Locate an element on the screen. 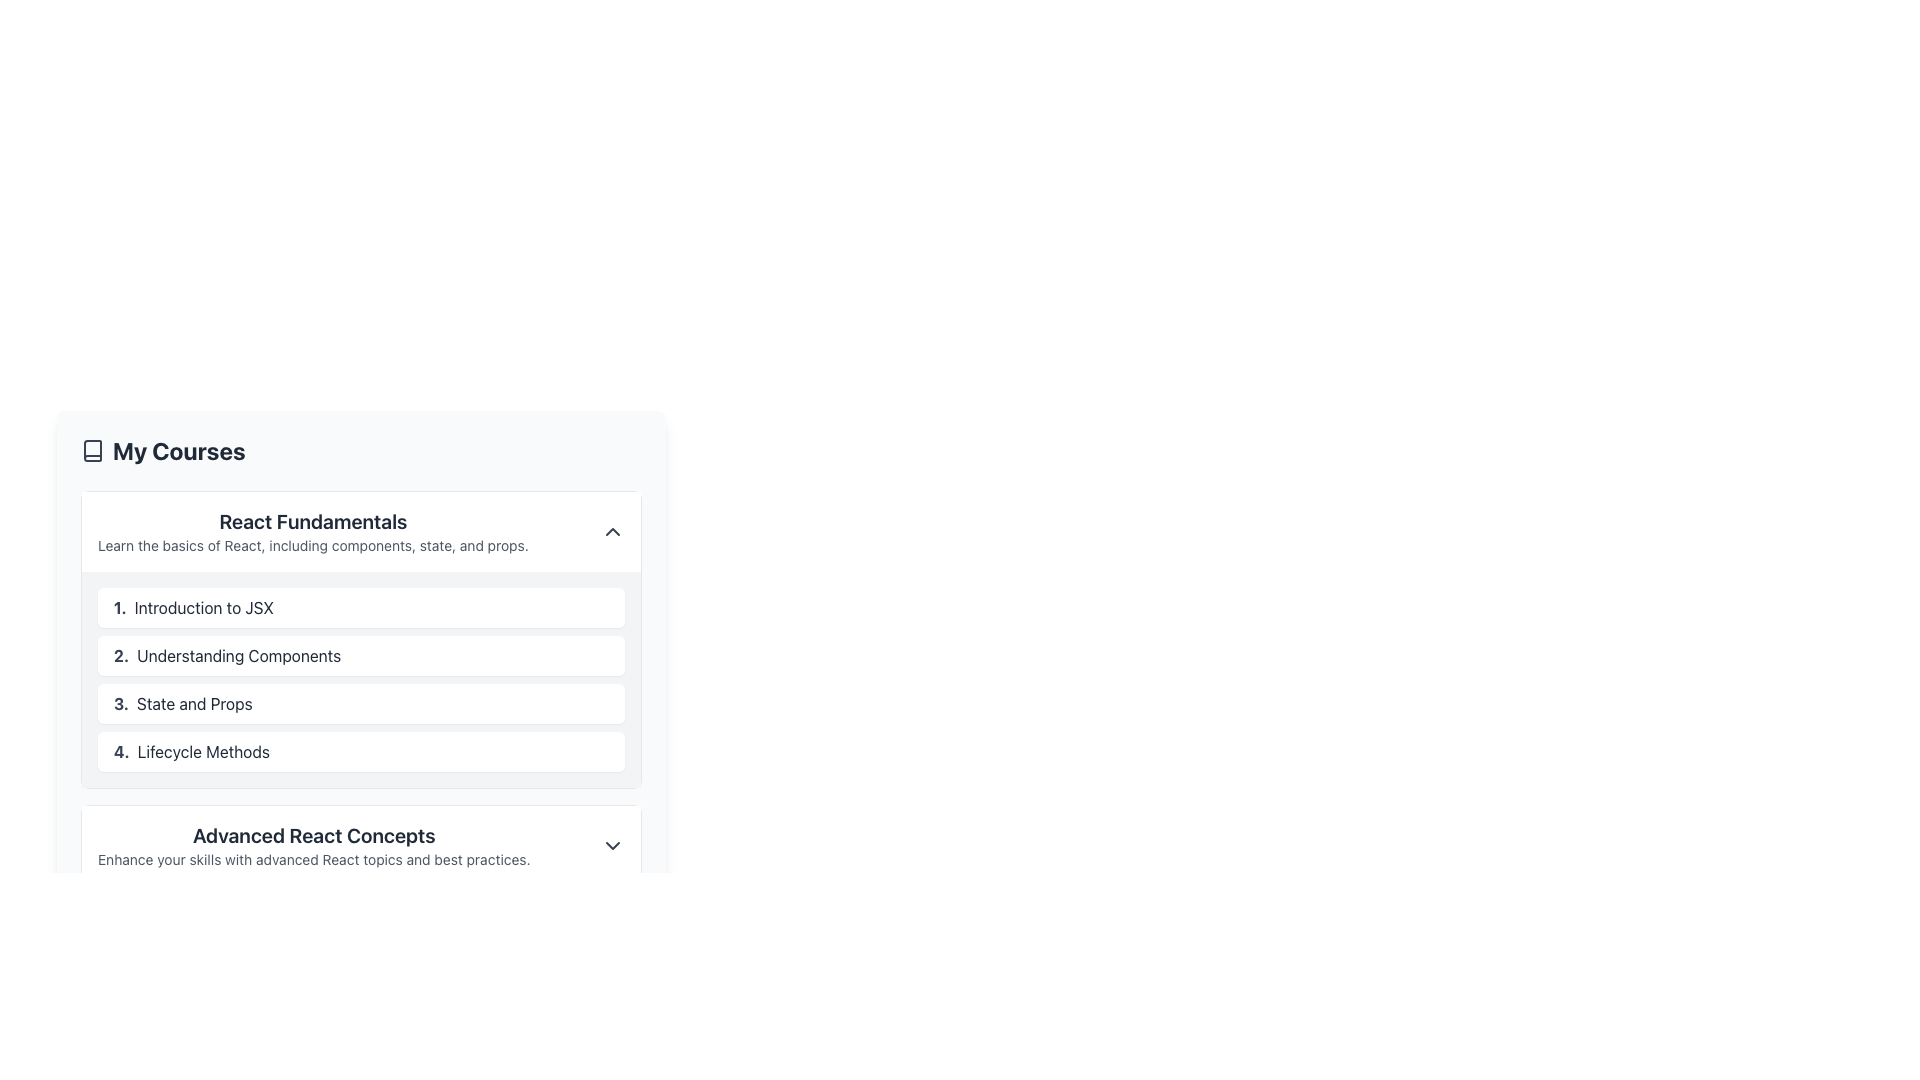  numerical index Text Label located at the far-left of the first list item in the 'React Fundamentals' section, preceding the text 'Introduction to JSX' is located at coordinates (119, 607).